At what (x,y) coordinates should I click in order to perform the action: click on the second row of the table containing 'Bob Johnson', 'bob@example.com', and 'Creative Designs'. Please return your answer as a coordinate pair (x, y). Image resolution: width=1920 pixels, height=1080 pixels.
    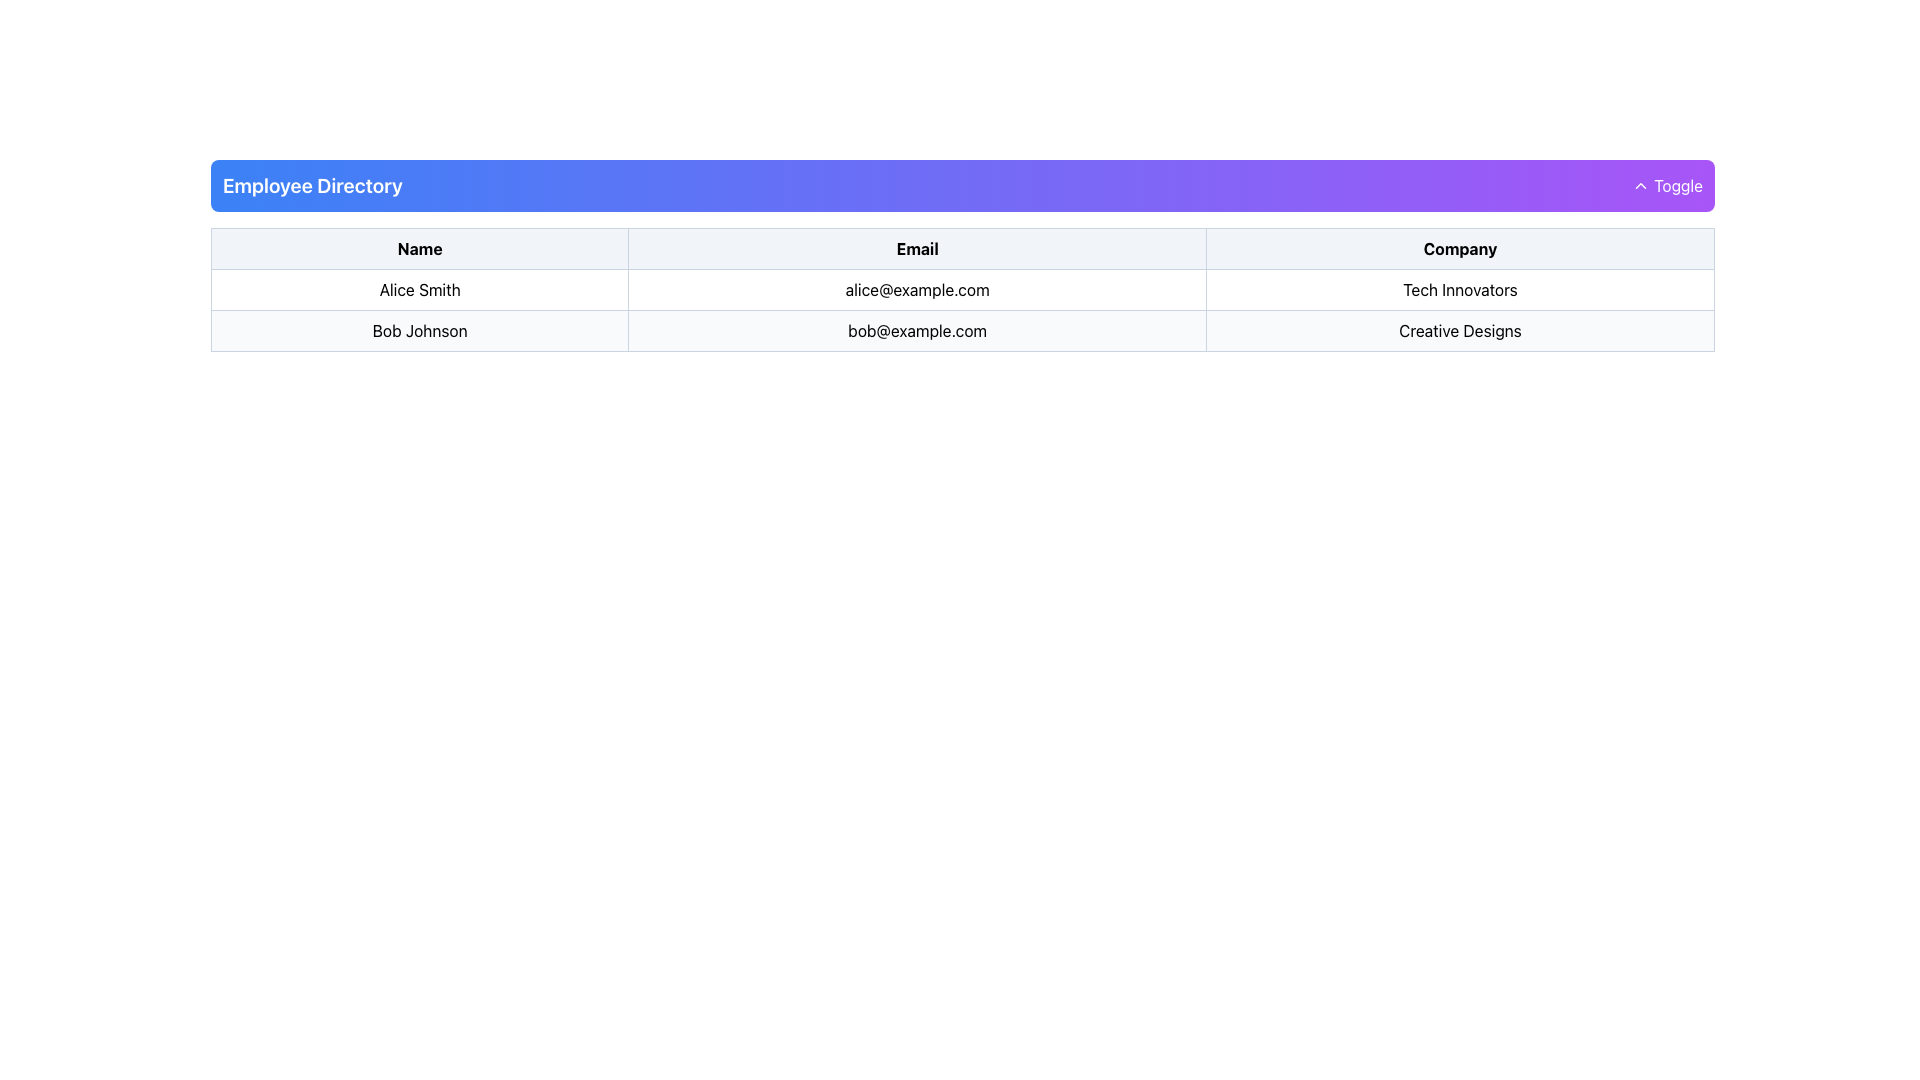
    Looking at the image, I should click on (963, 330).